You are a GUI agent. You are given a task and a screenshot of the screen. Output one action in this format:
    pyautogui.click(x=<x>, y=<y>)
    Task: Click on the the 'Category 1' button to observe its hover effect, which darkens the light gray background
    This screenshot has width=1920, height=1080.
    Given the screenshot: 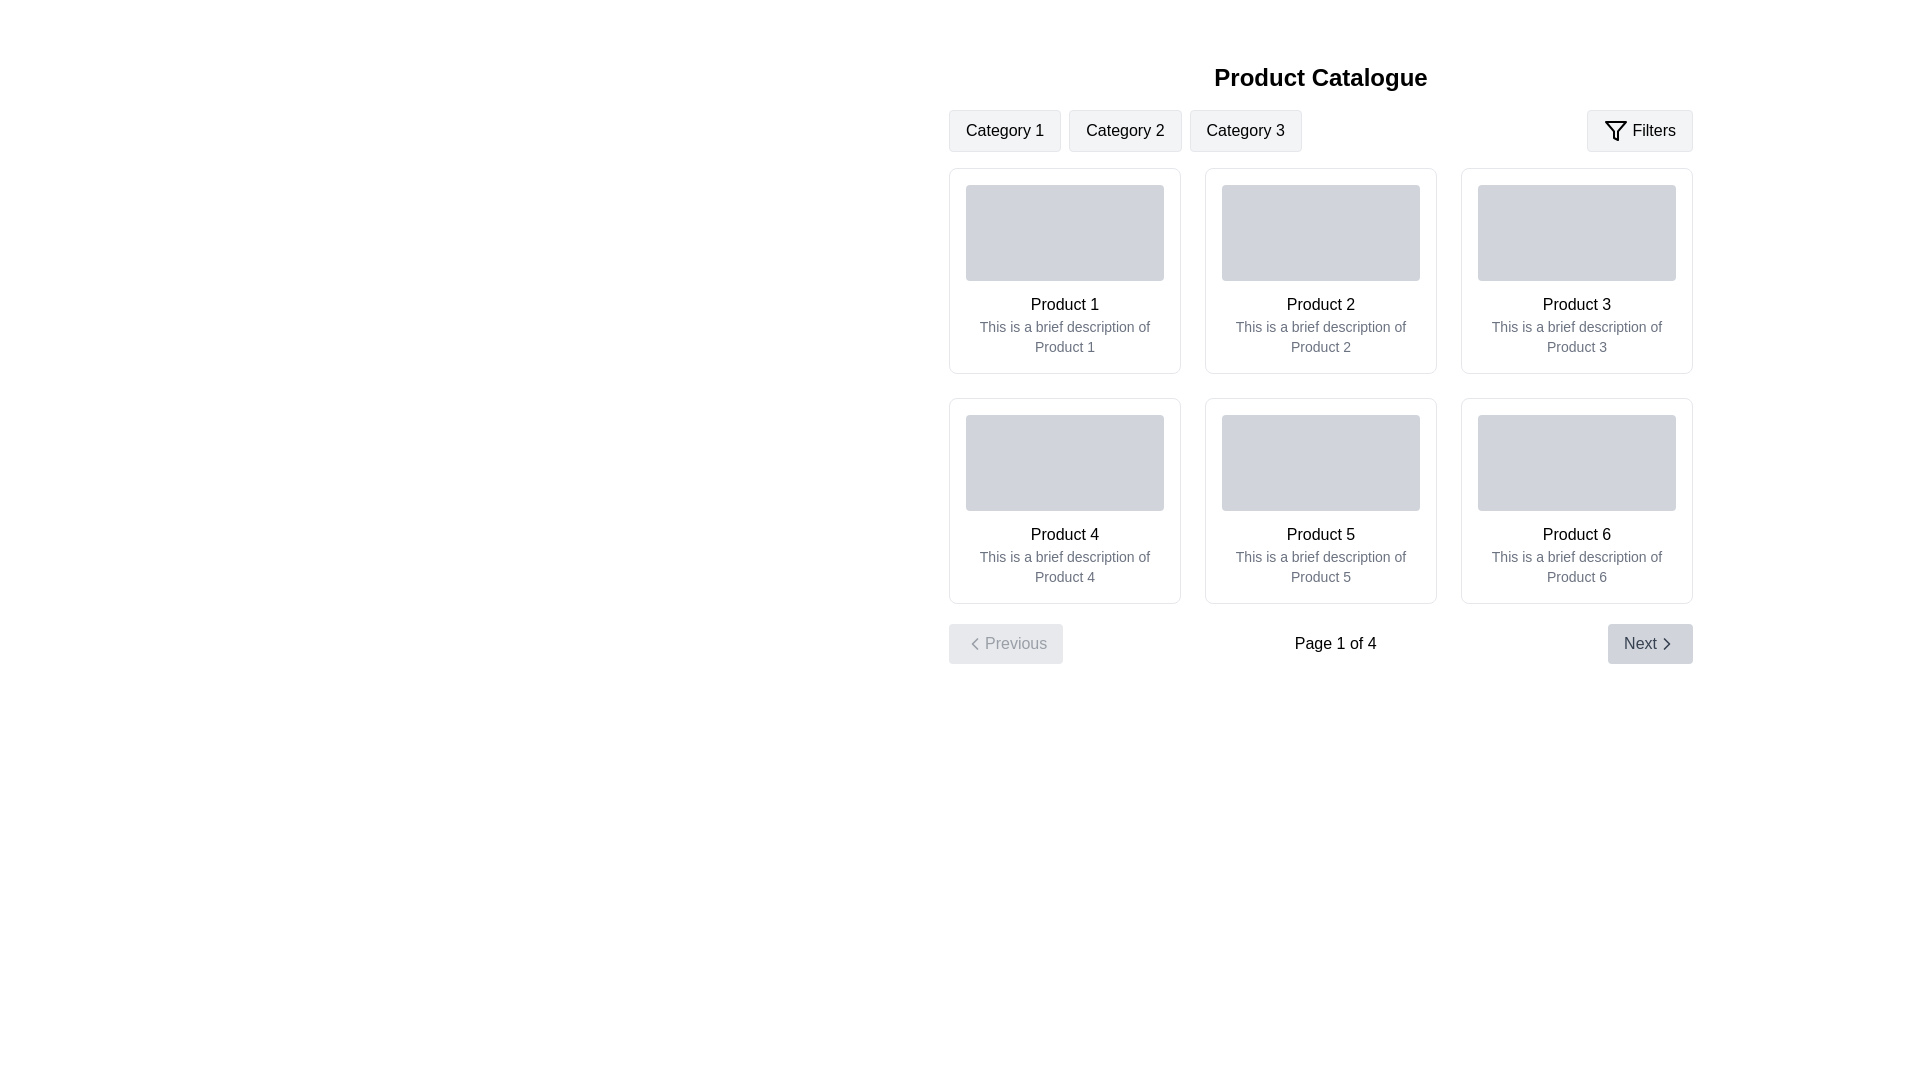 What is the action you would take?
    pyautogui.click(x=1005, y=131)
    